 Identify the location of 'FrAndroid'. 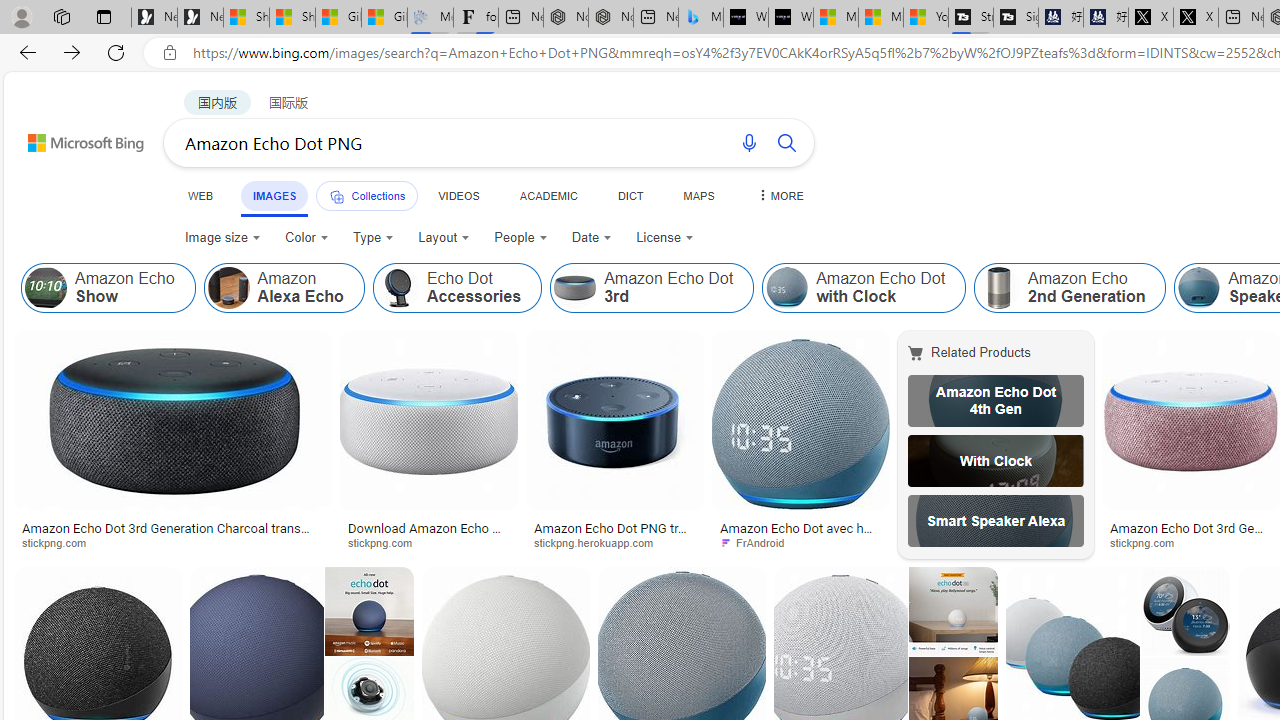
(758, 542).